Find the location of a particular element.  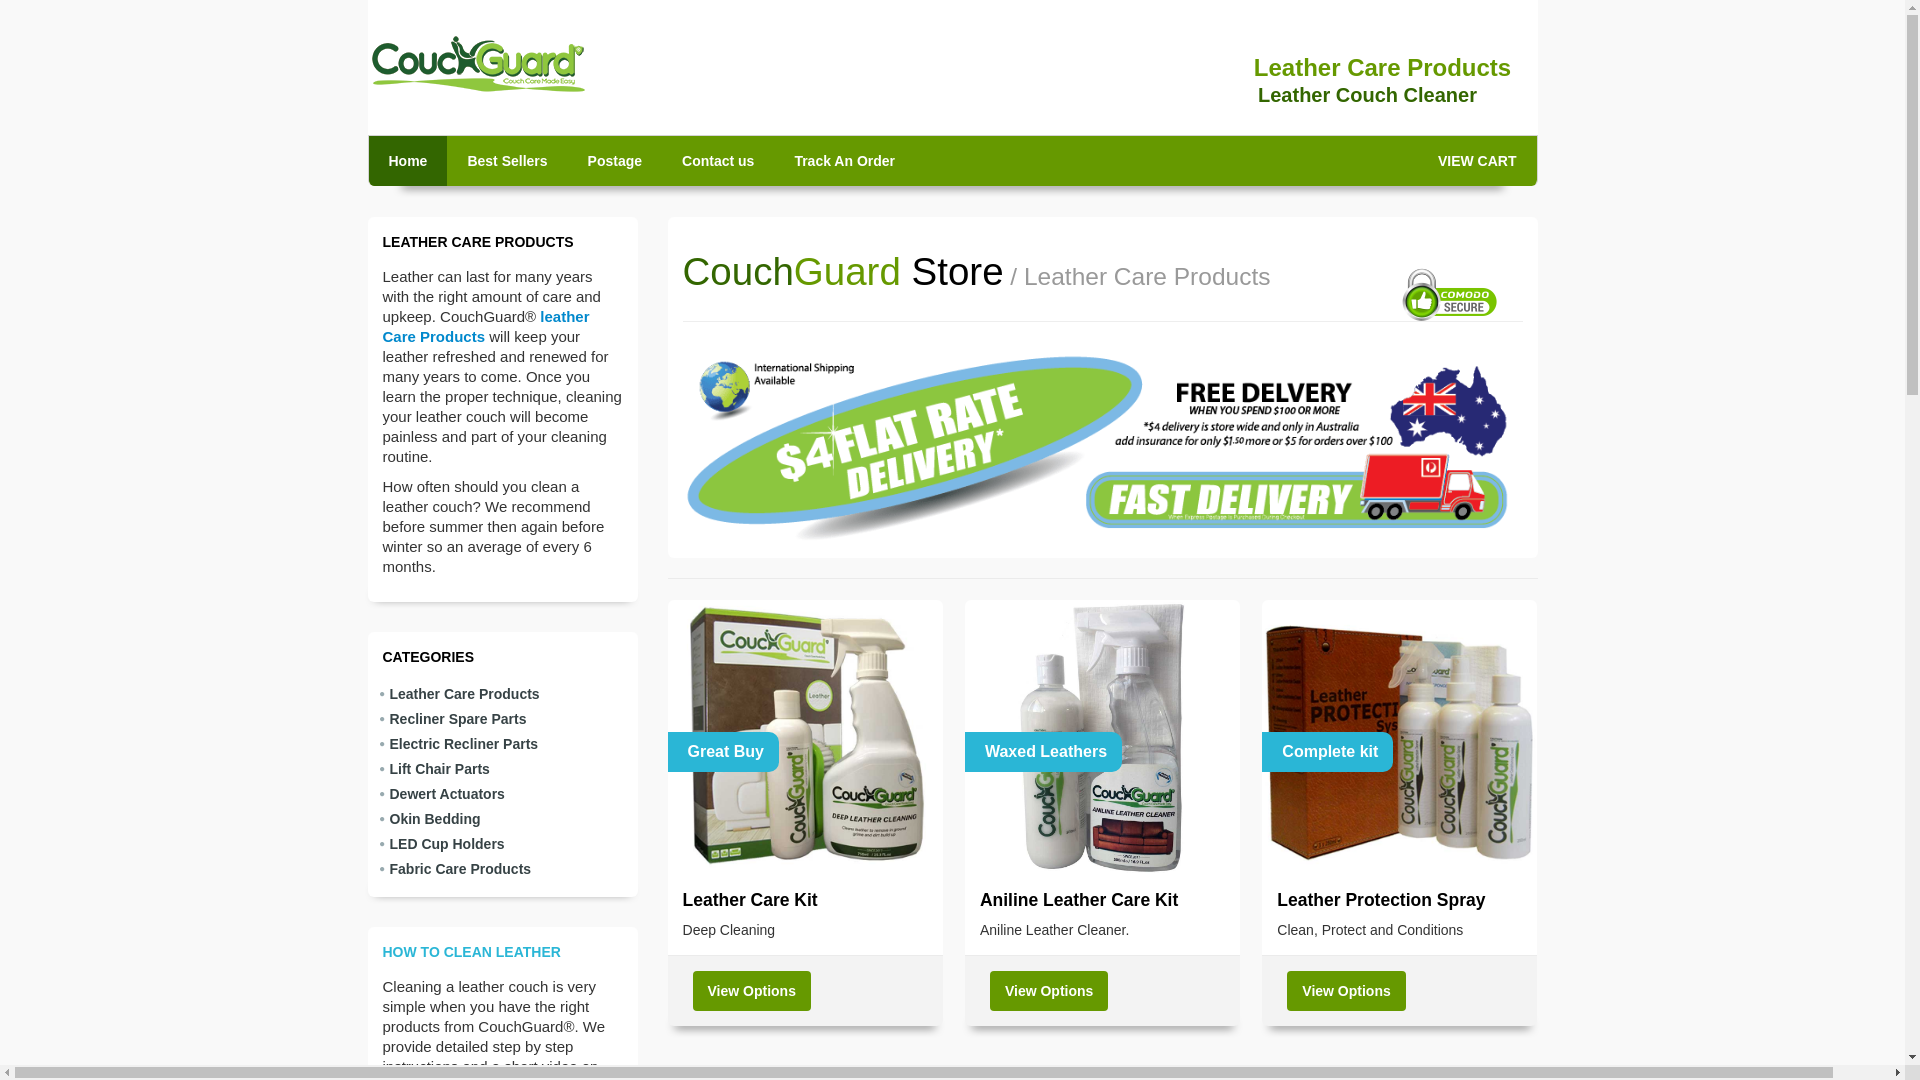

'Leather Care Products' is located at coordinates (509, 693).